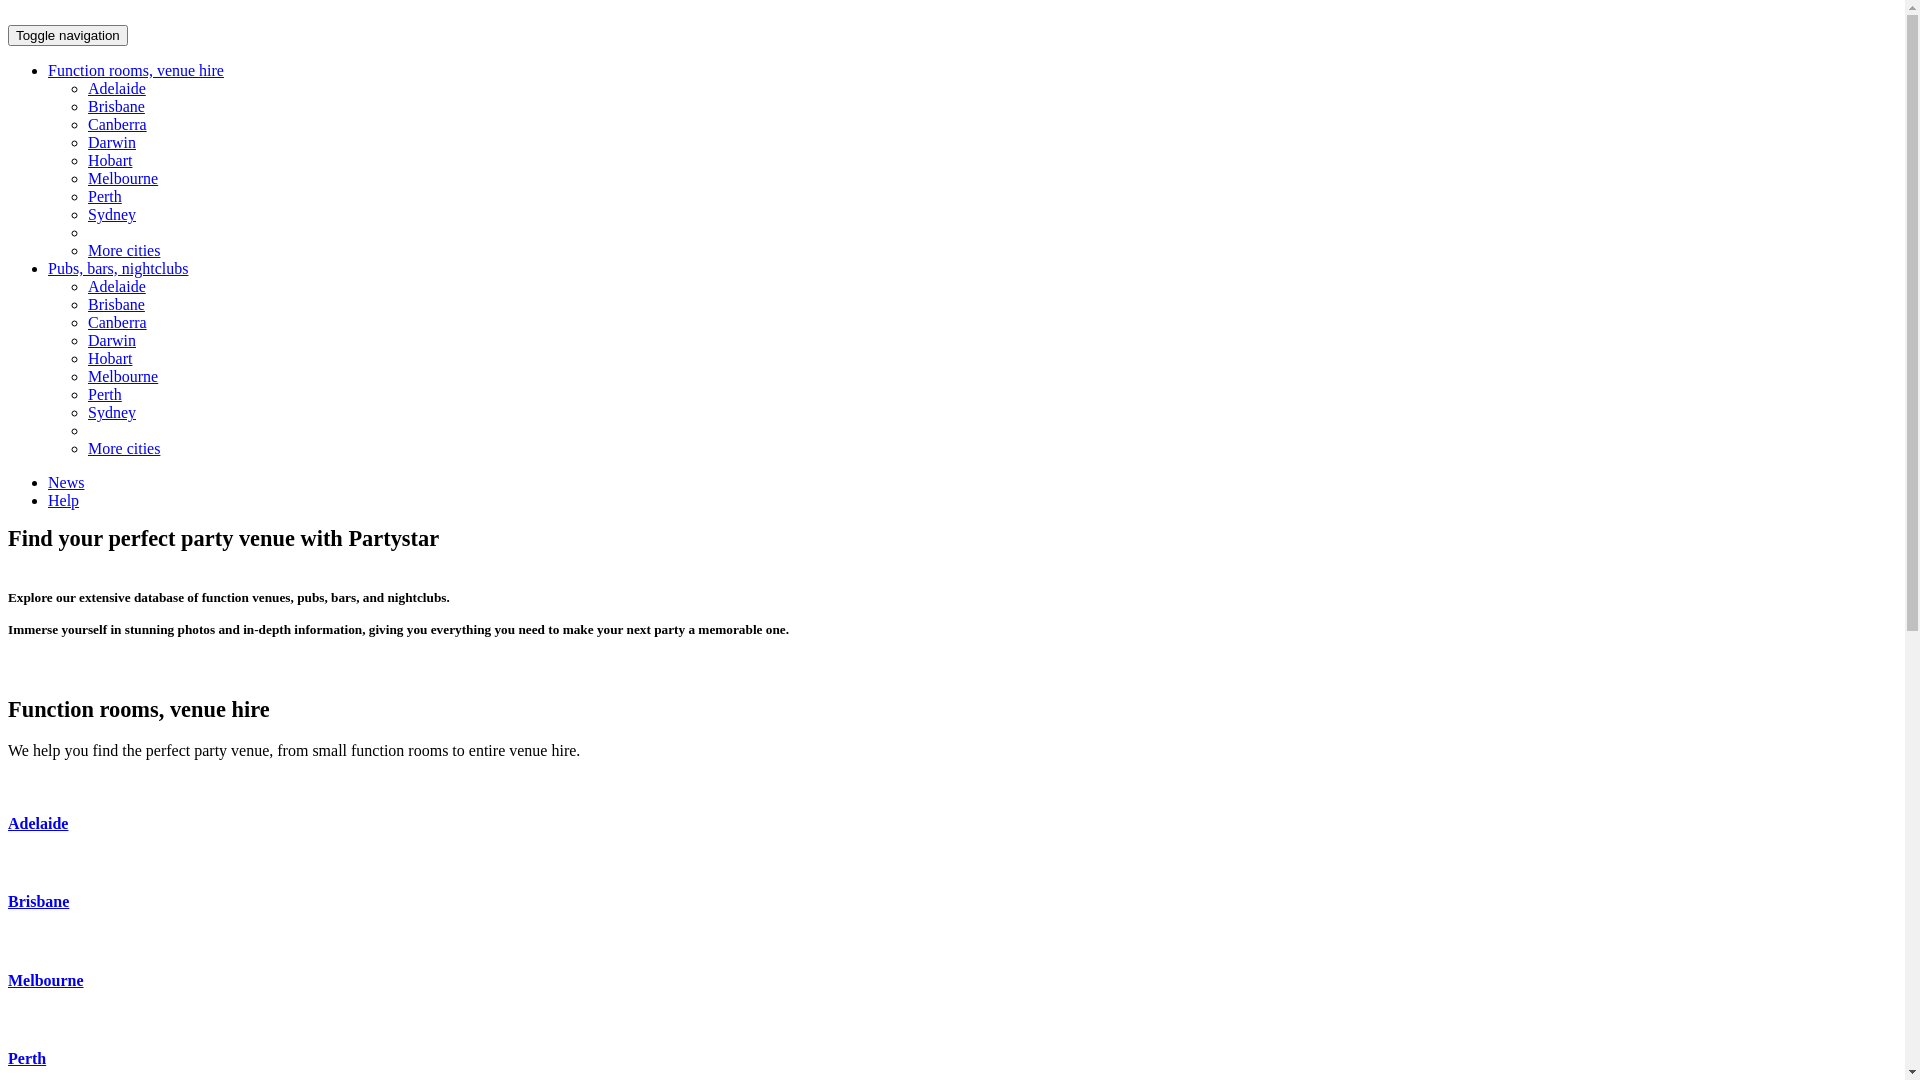 This screenshot has width=1920, height=1080. Describe the element at coordinates (67, 35) in the screenshot. I see `'Toggle navigation'` at that location.